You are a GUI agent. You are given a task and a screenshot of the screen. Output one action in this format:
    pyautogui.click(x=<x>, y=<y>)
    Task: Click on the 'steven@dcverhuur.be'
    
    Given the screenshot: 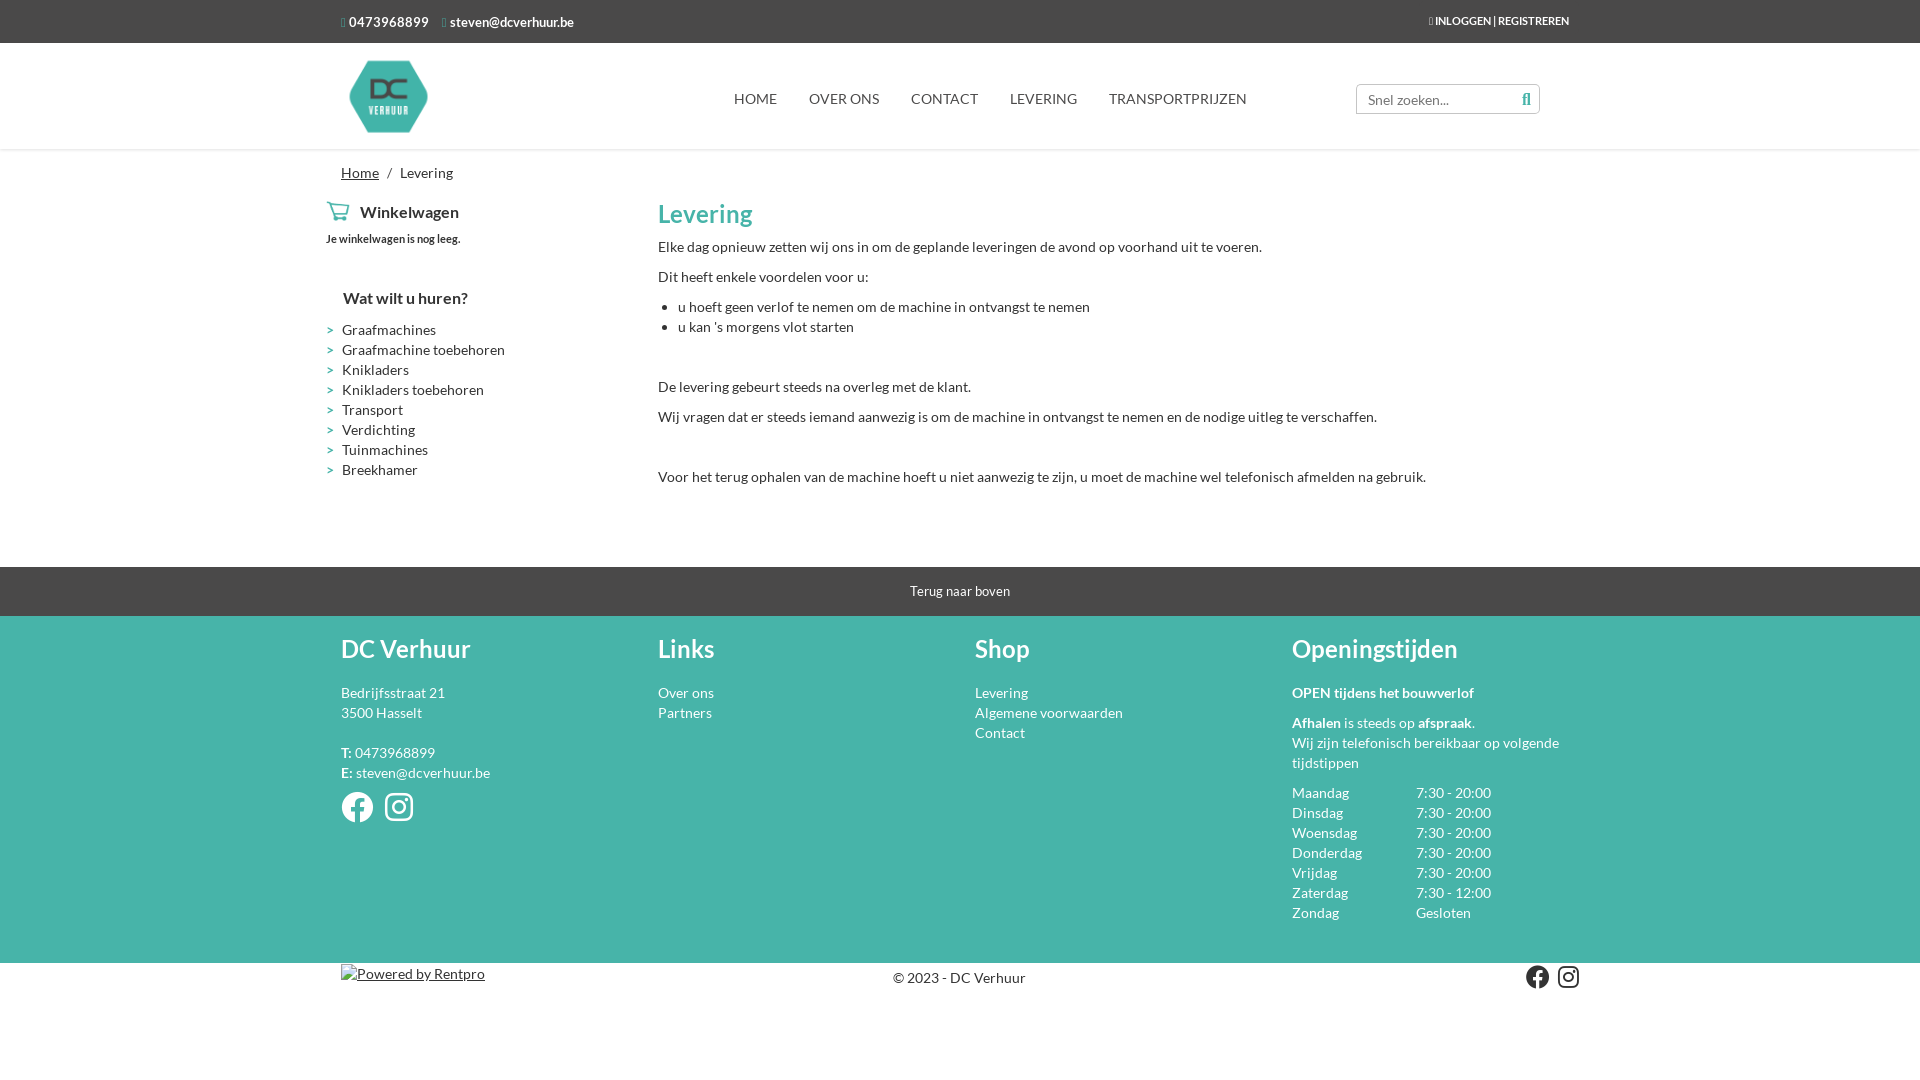 What is the action you would take?
    pyautogui.click(x=509, y=22)
    